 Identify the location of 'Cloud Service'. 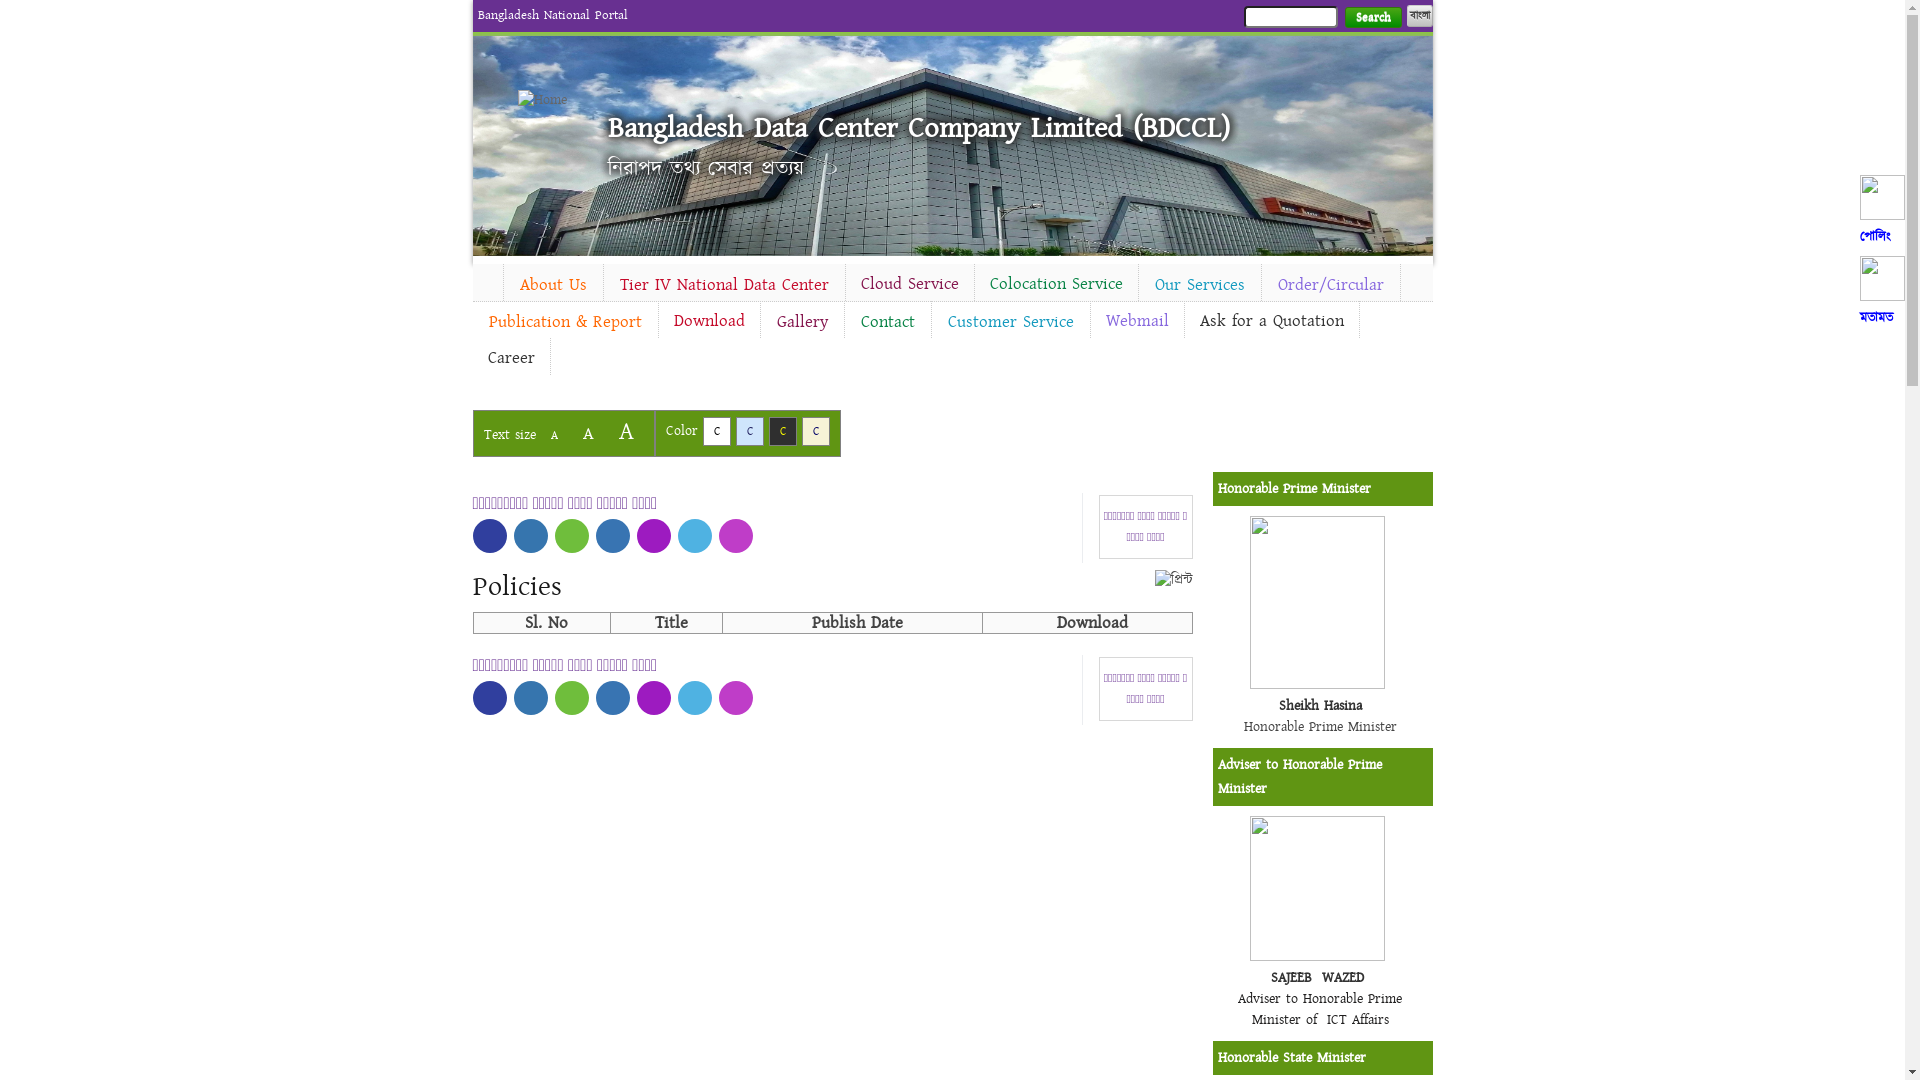
(909, 284).